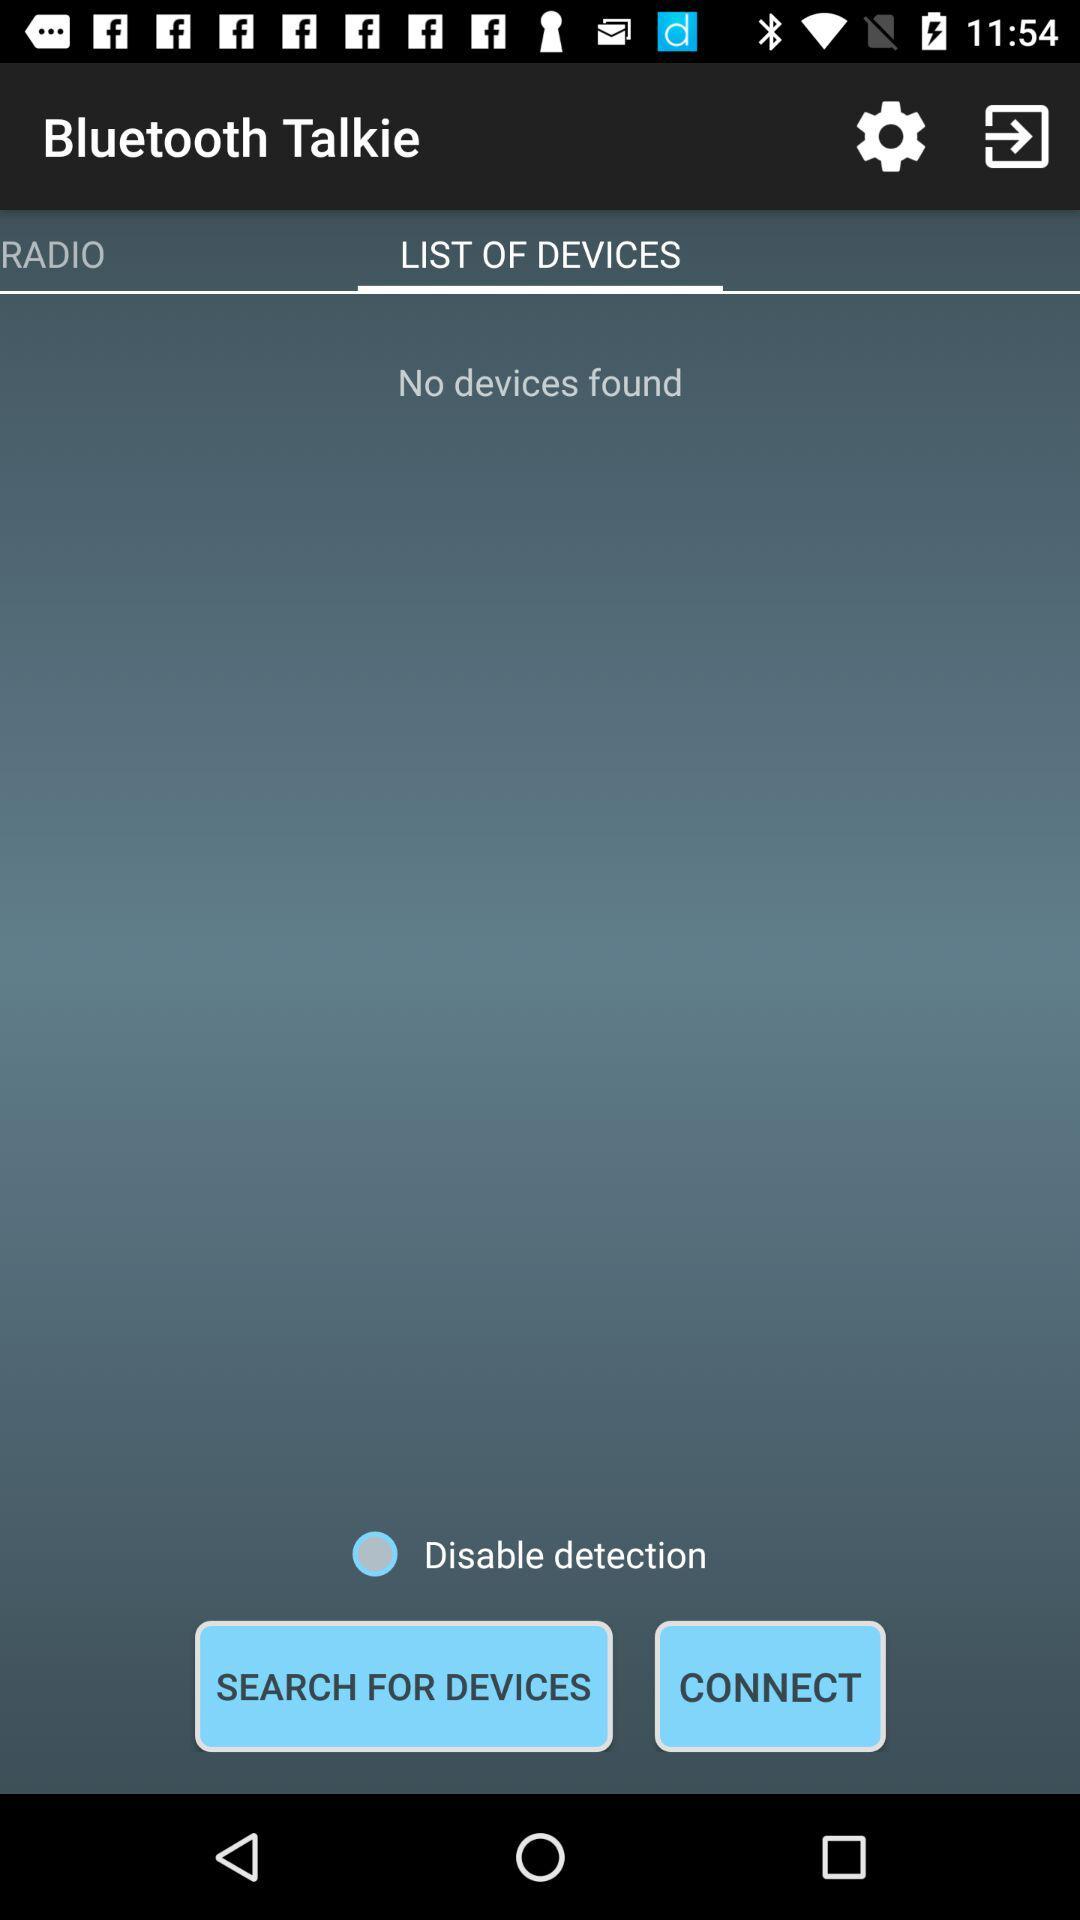  I want to click on item below radio app, so click(540, 910).